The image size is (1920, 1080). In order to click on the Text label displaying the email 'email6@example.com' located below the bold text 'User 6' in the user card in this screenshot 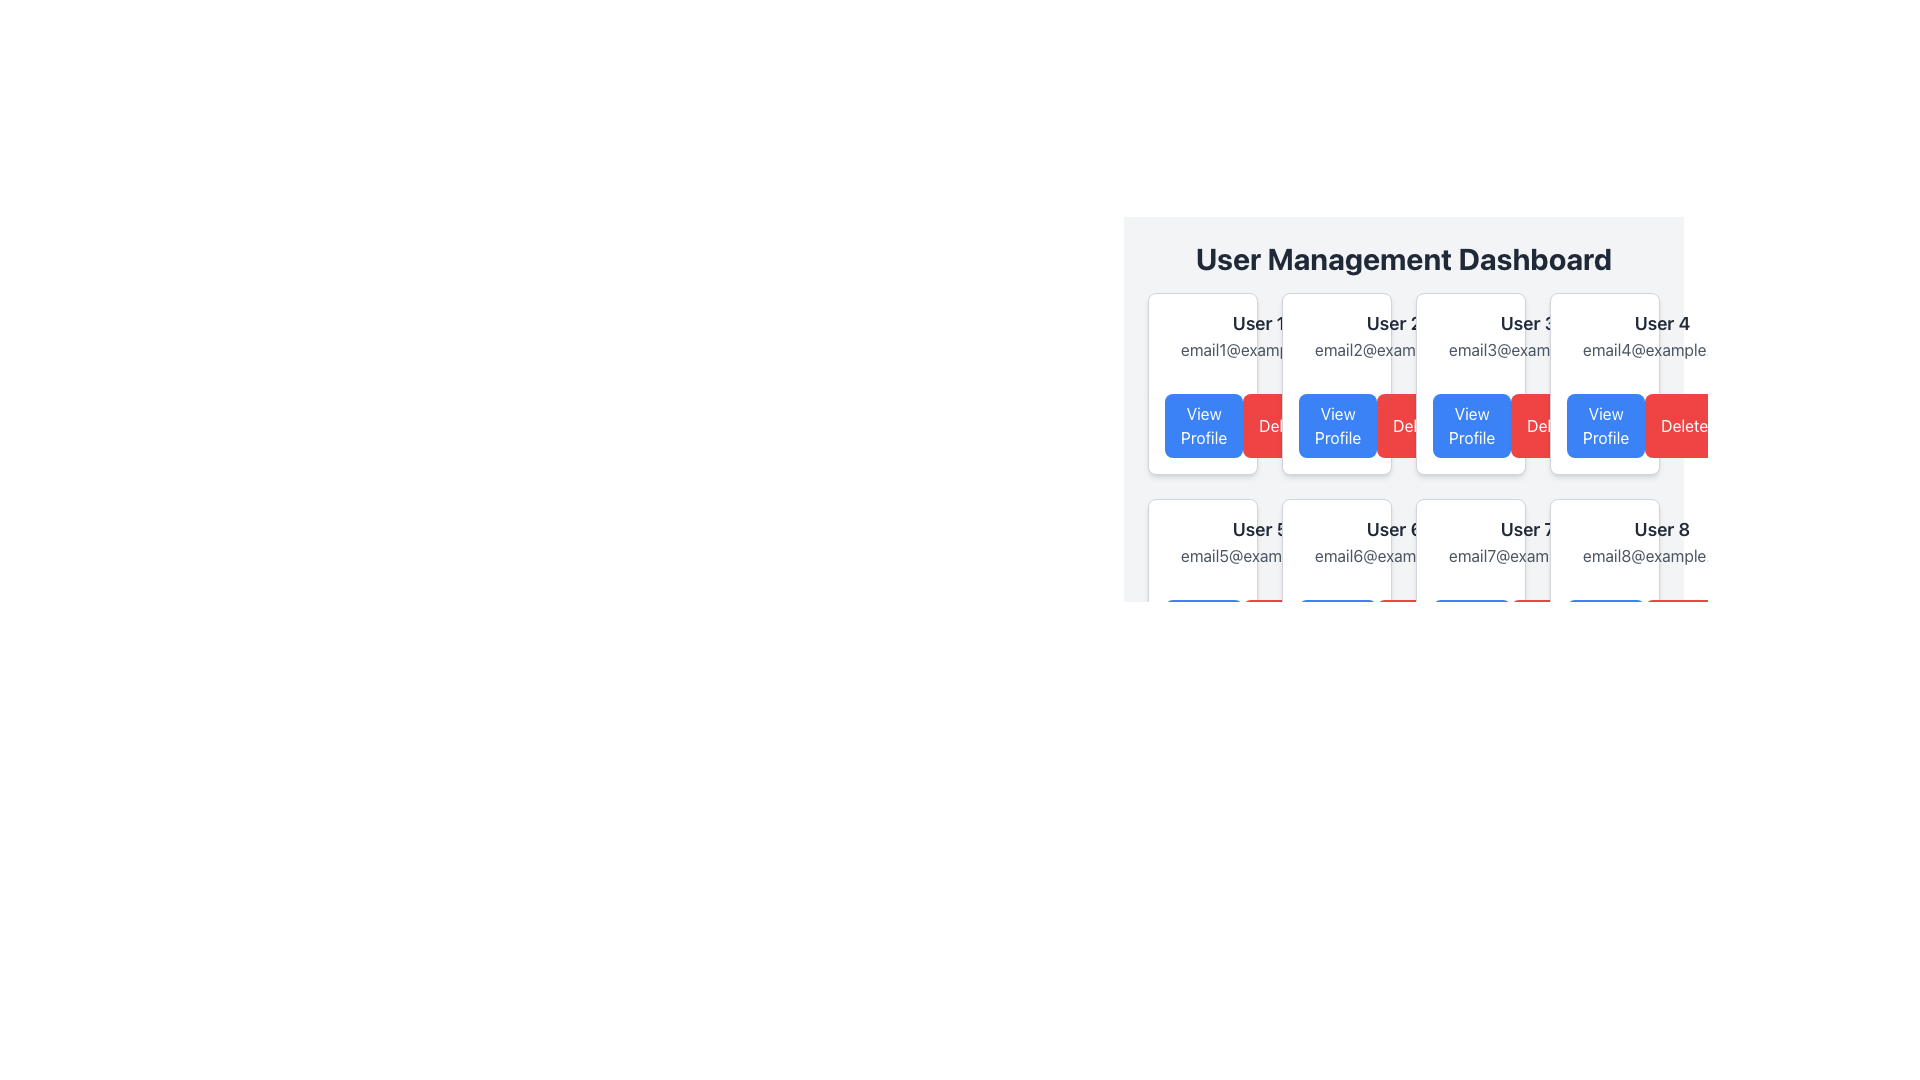, I will do `click(1337, 542)`.